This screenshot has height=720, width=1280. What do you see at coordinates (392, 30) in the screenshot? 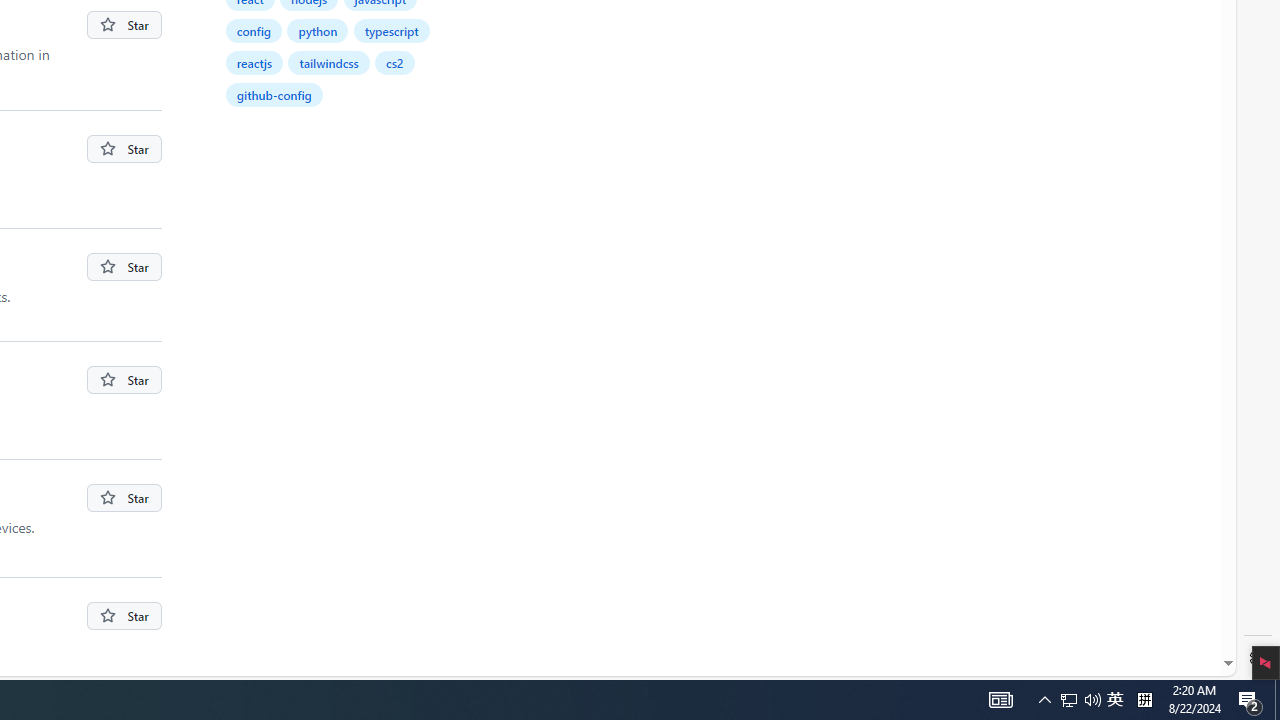
I see `'typescript'` at bounding box center [392, 30].